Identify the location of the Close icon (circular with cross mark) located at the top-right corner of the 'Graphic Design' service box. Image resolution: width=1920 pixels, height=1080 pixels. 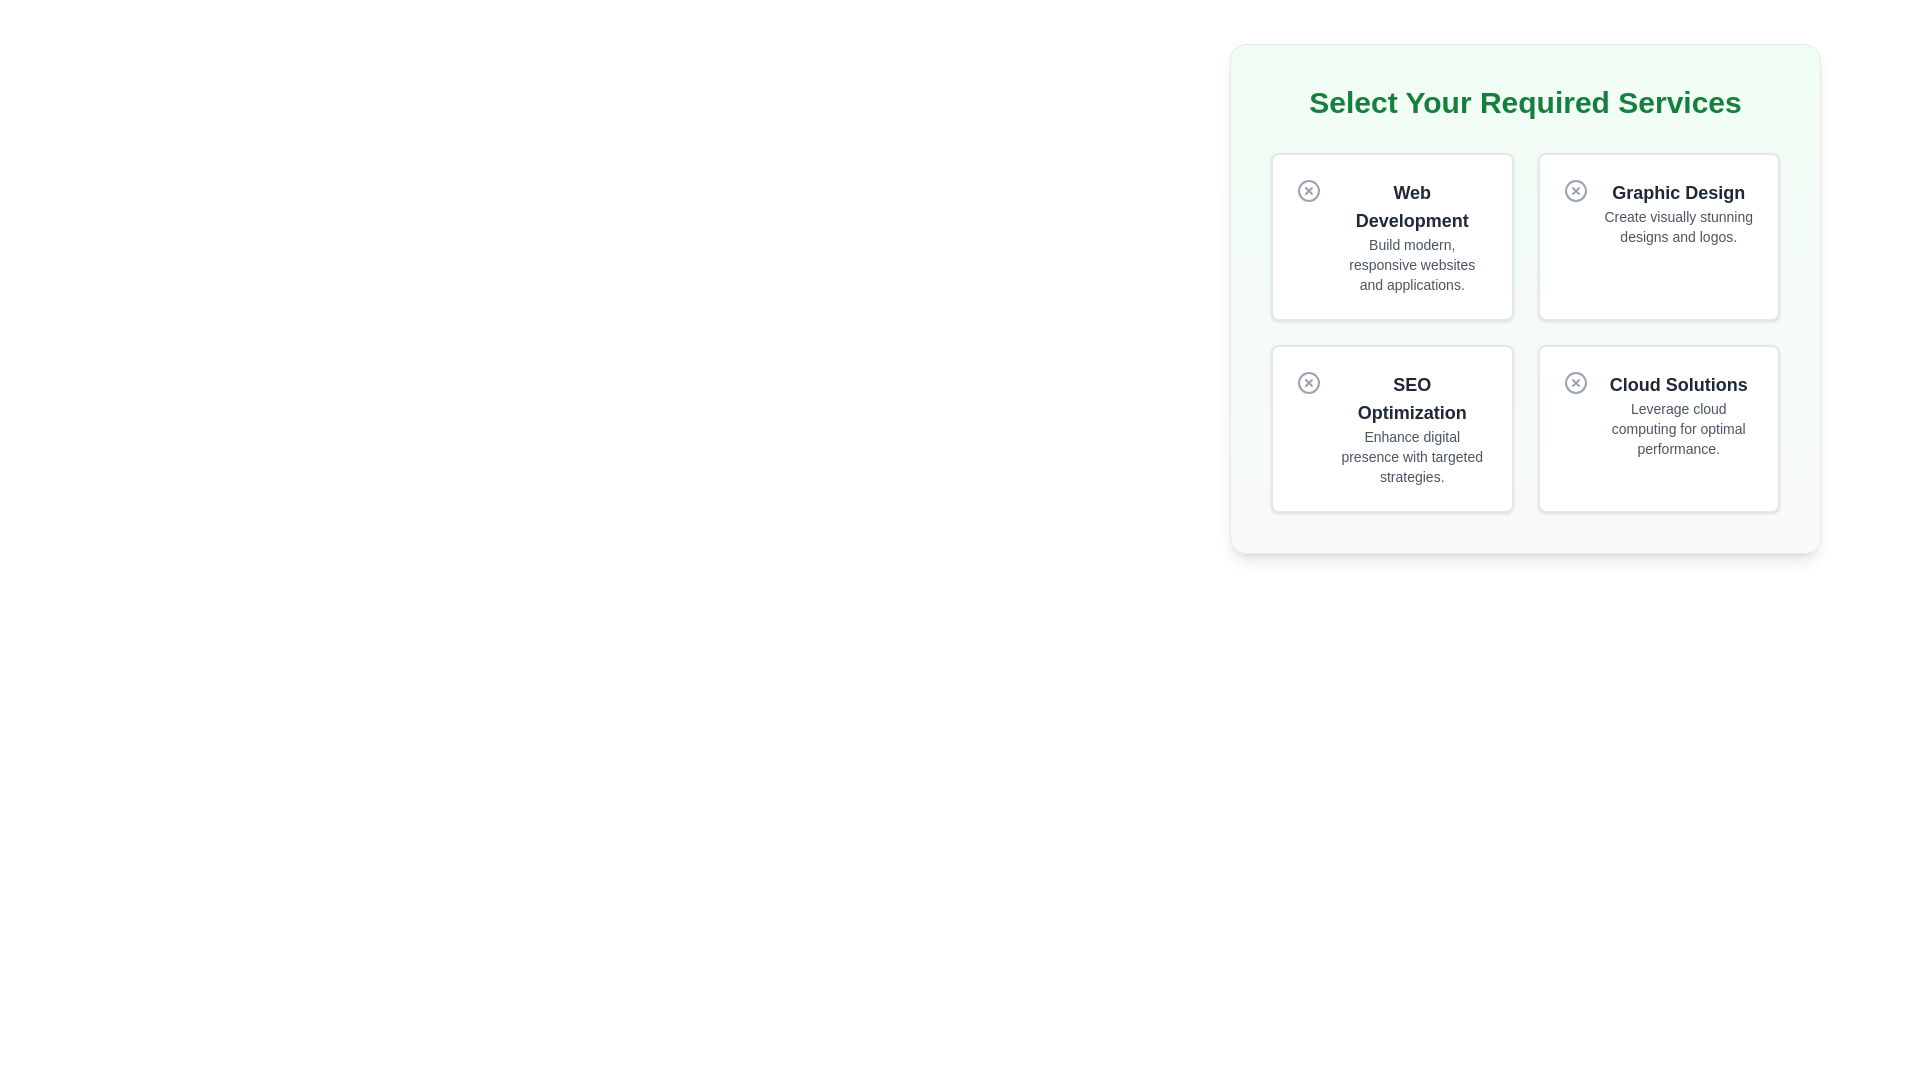
(1574, 191).